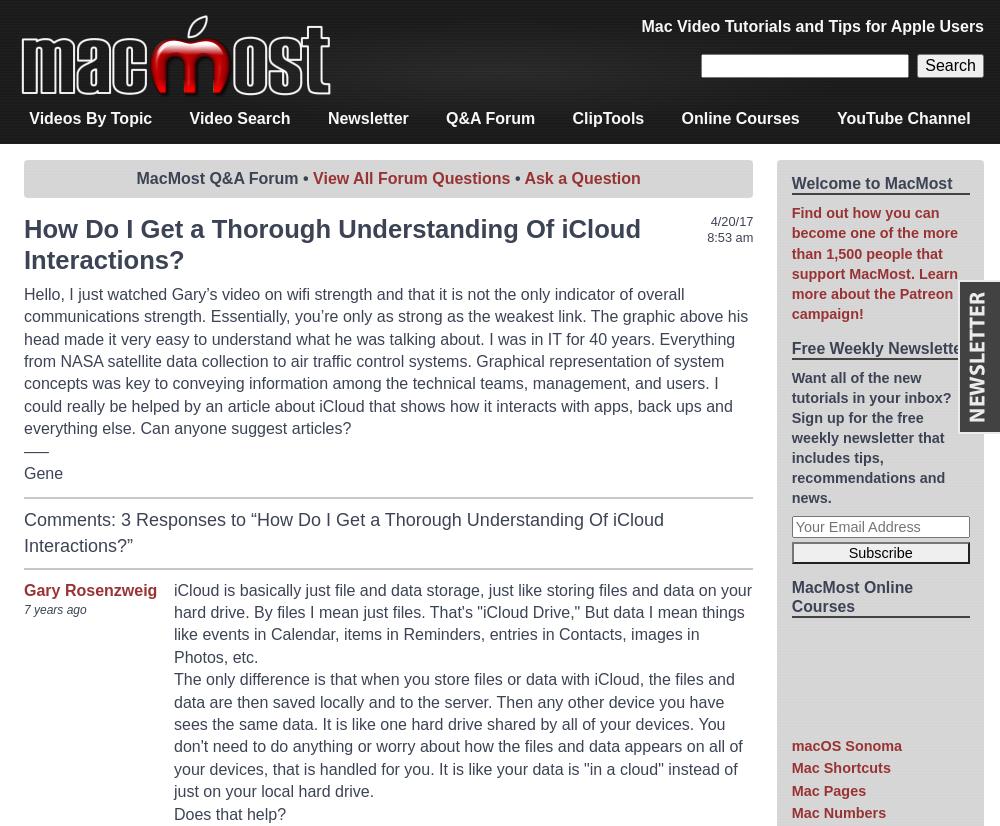  Describe the element at coordinates (873, 263) in the screenshot. I see `'Find out how you can become one of the more than 1,500 people that support MacMost. Learn more about the Patreon campaign!'` at that location.